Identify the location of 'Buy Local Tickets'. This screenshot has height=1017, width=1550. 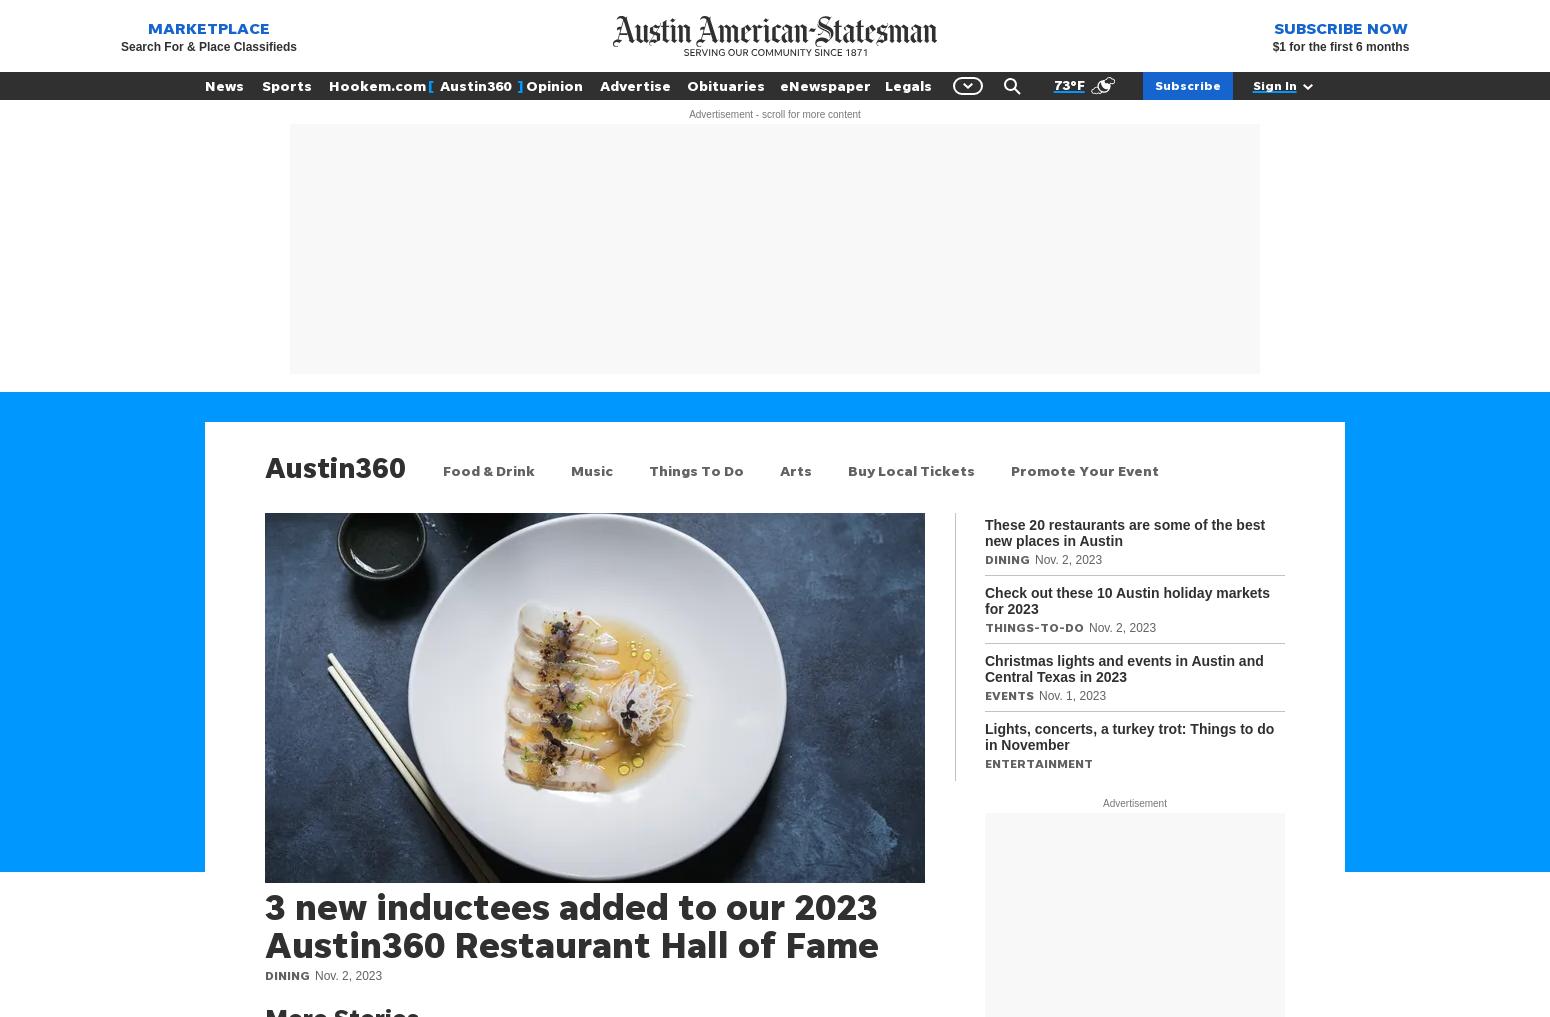
(911, 469).